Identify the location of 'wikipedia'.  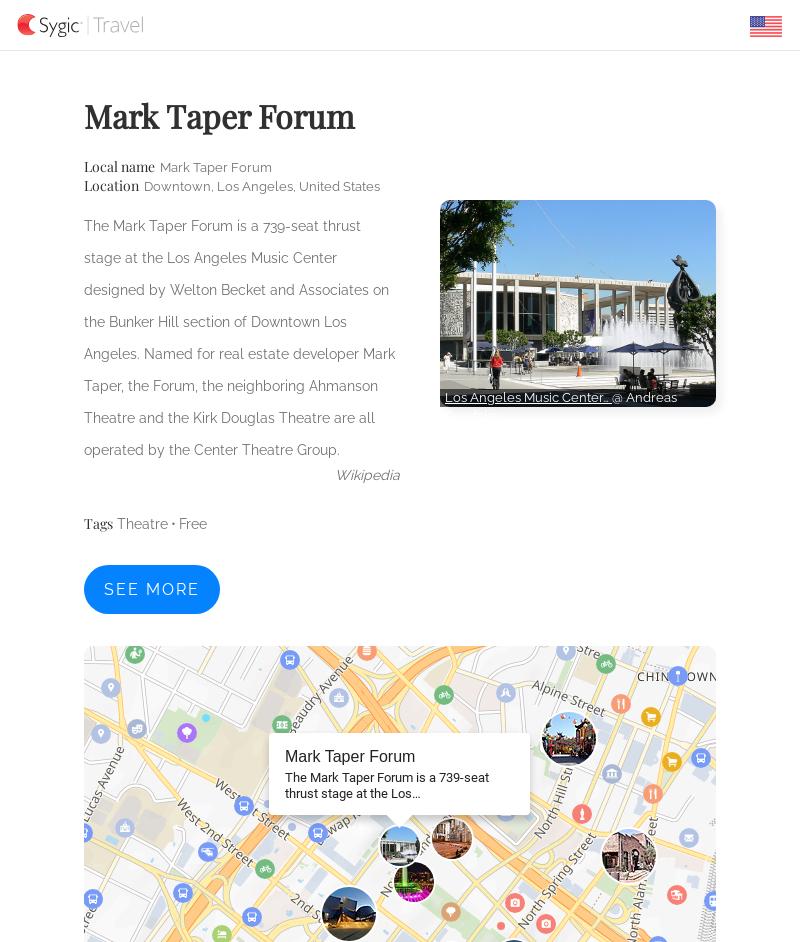
(335, 474).